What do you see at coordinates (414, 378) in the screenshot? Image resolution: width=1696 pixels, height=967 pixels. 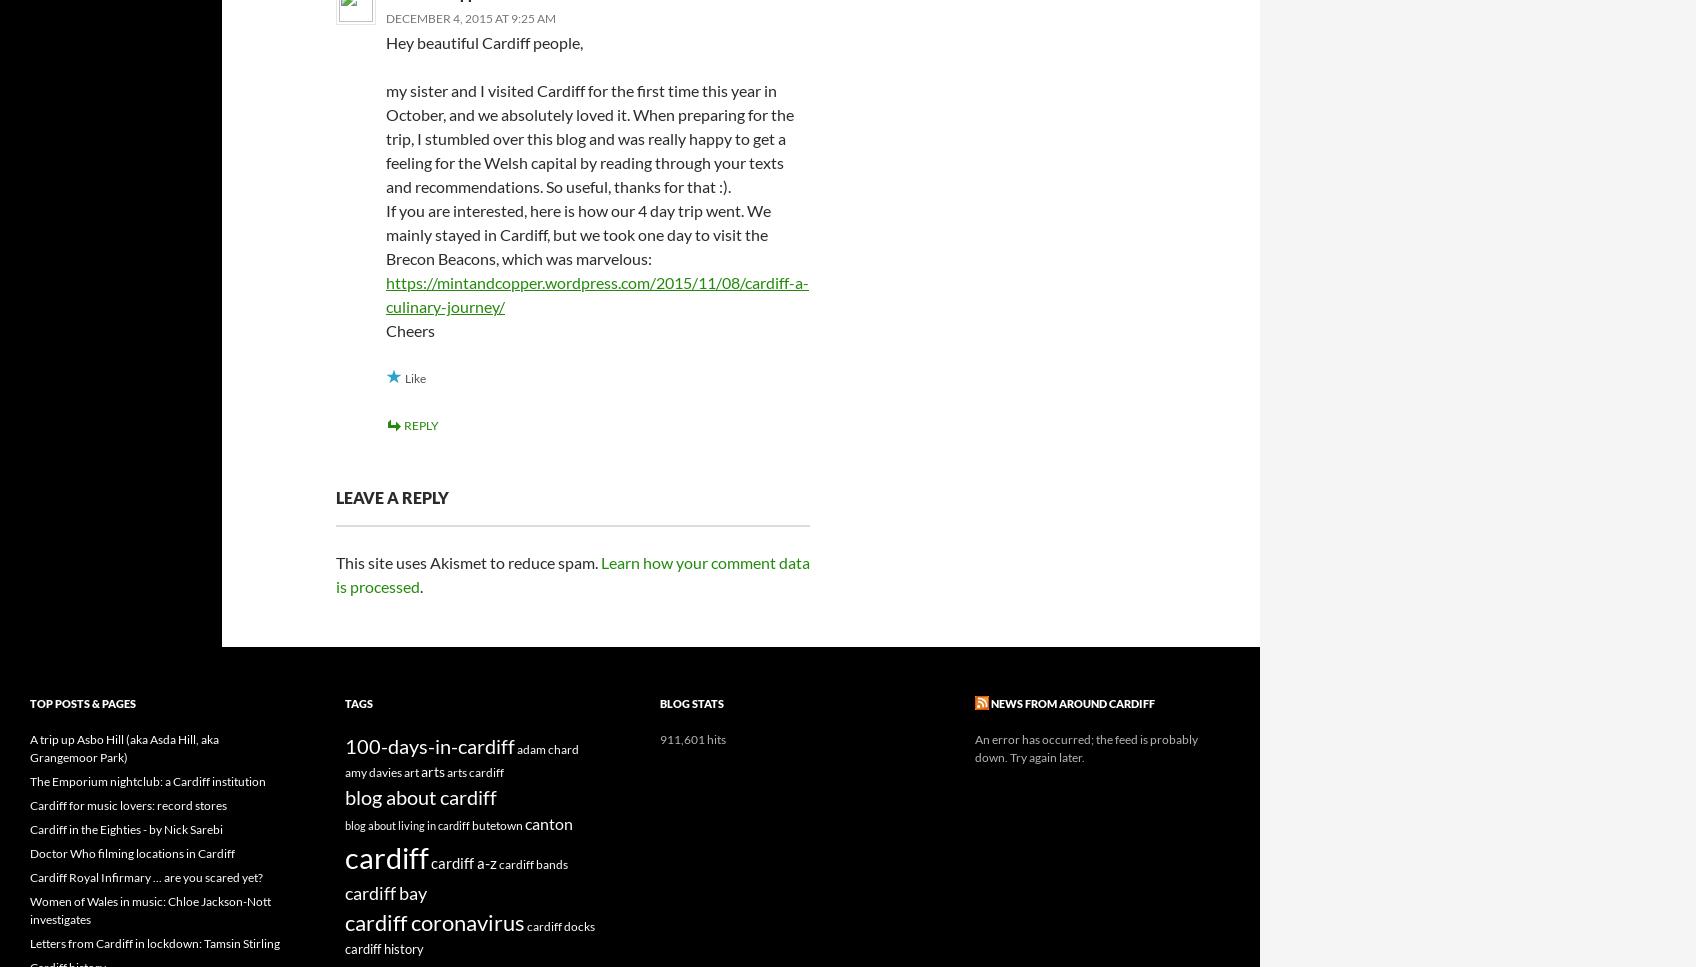 I see `'Like'` at bounding box center [414, 378].